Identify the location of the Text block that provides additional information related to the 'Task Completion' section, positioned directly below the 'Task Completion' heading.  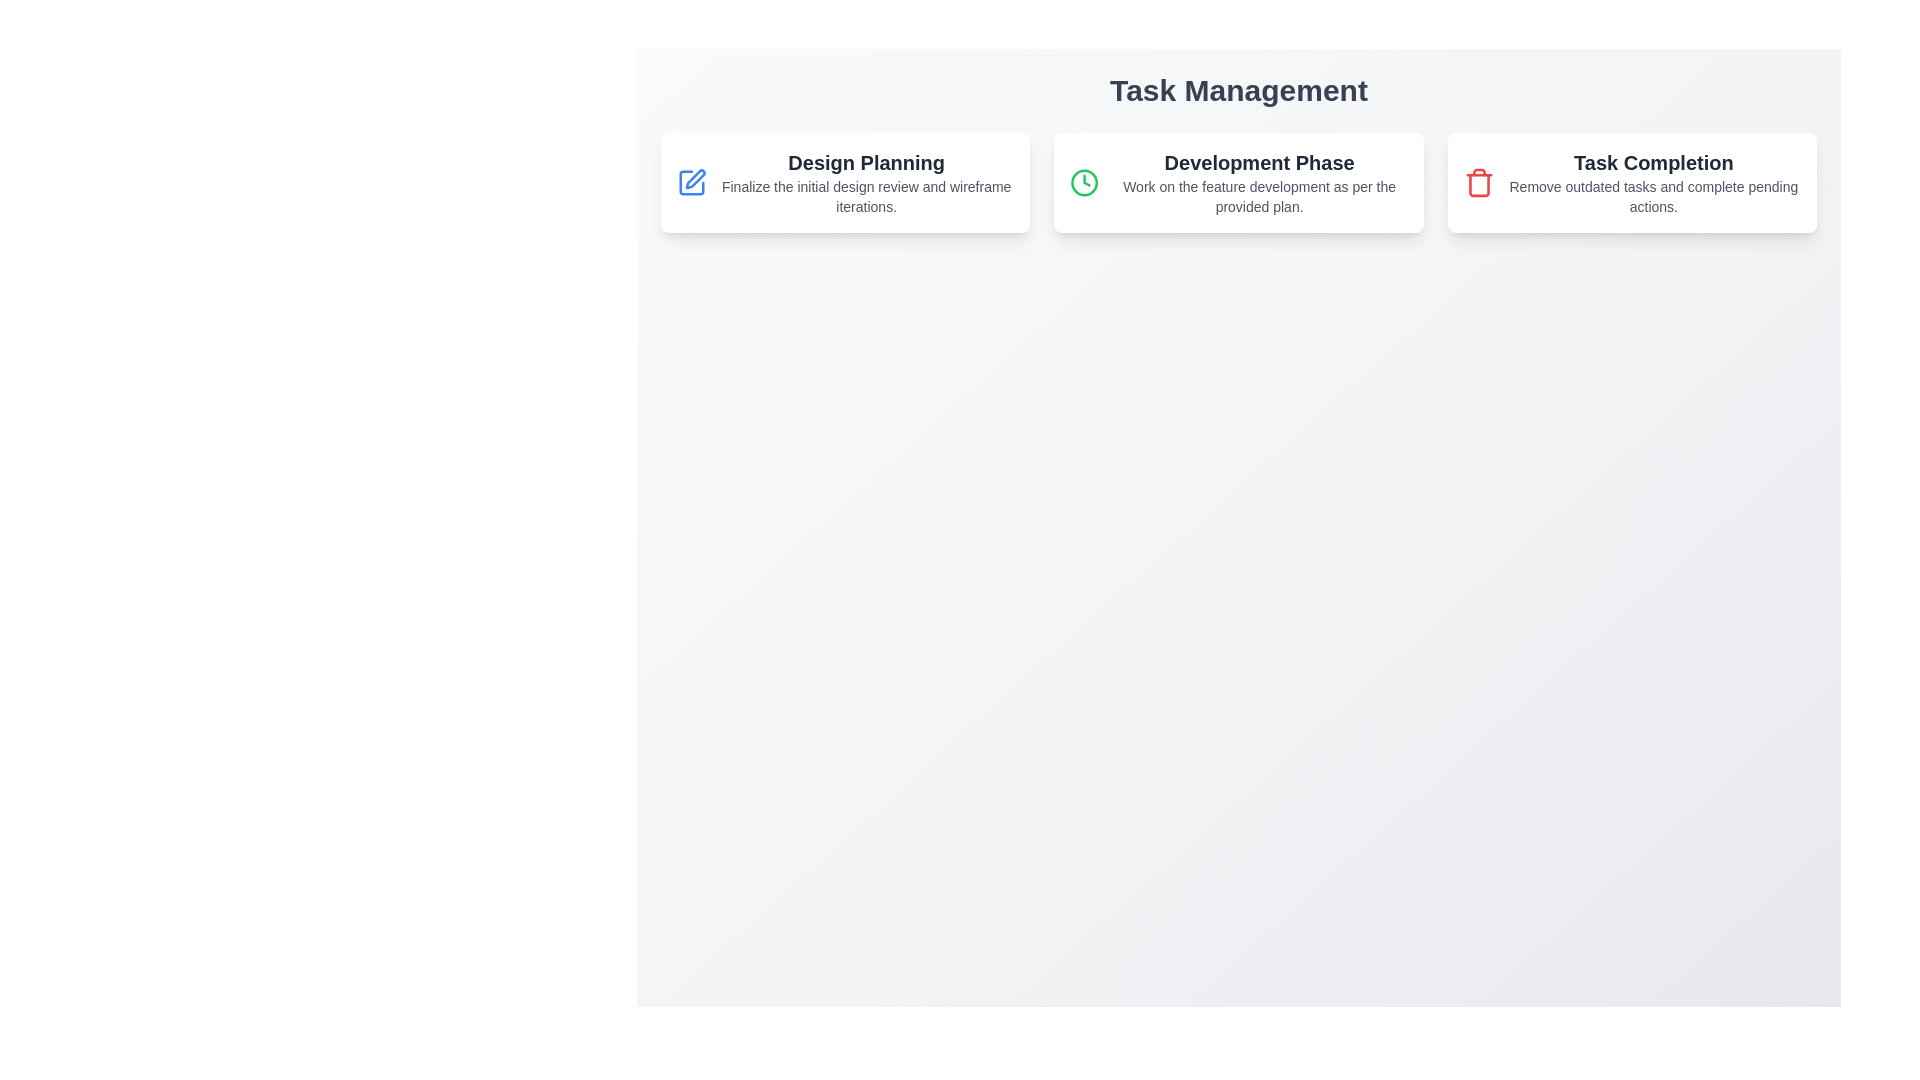
(1653, 196).